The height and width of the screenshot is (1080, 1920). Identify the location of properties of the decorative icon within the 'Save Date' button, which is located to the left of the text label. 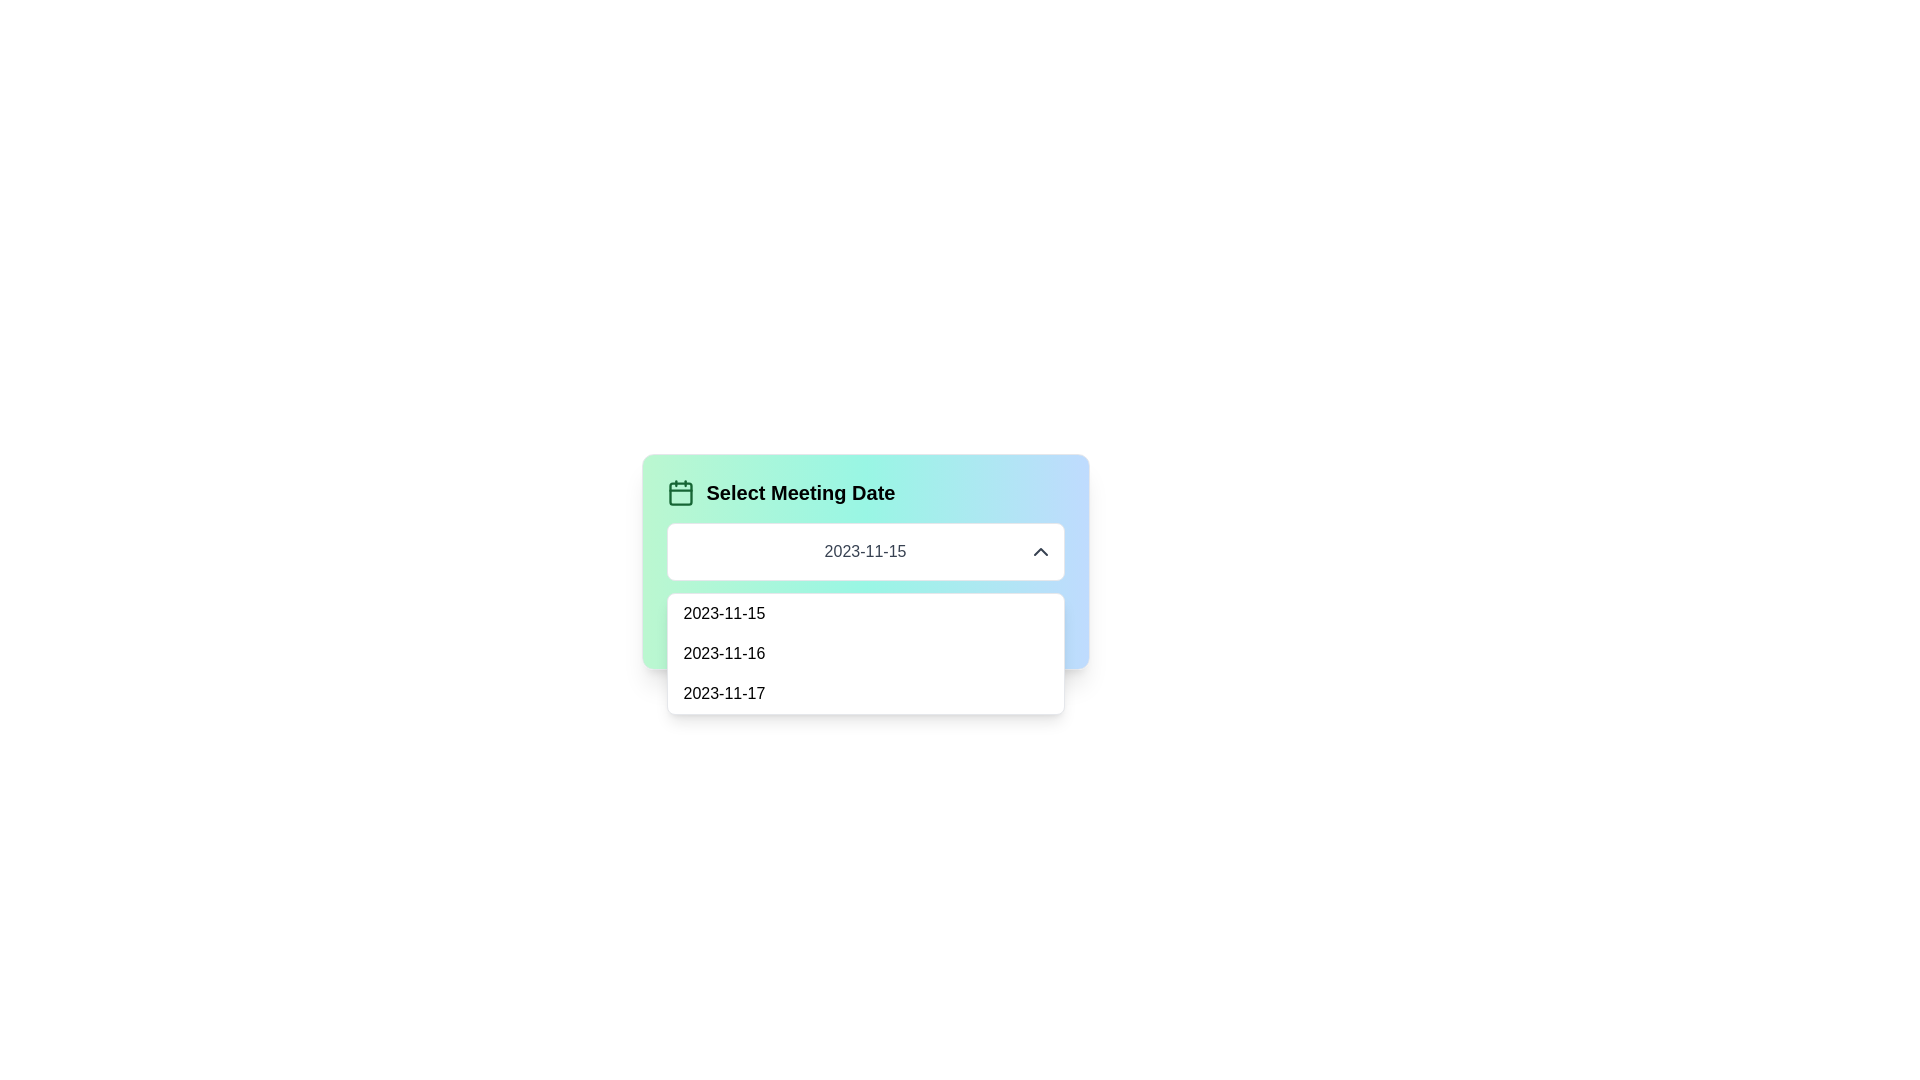
(820, 624).